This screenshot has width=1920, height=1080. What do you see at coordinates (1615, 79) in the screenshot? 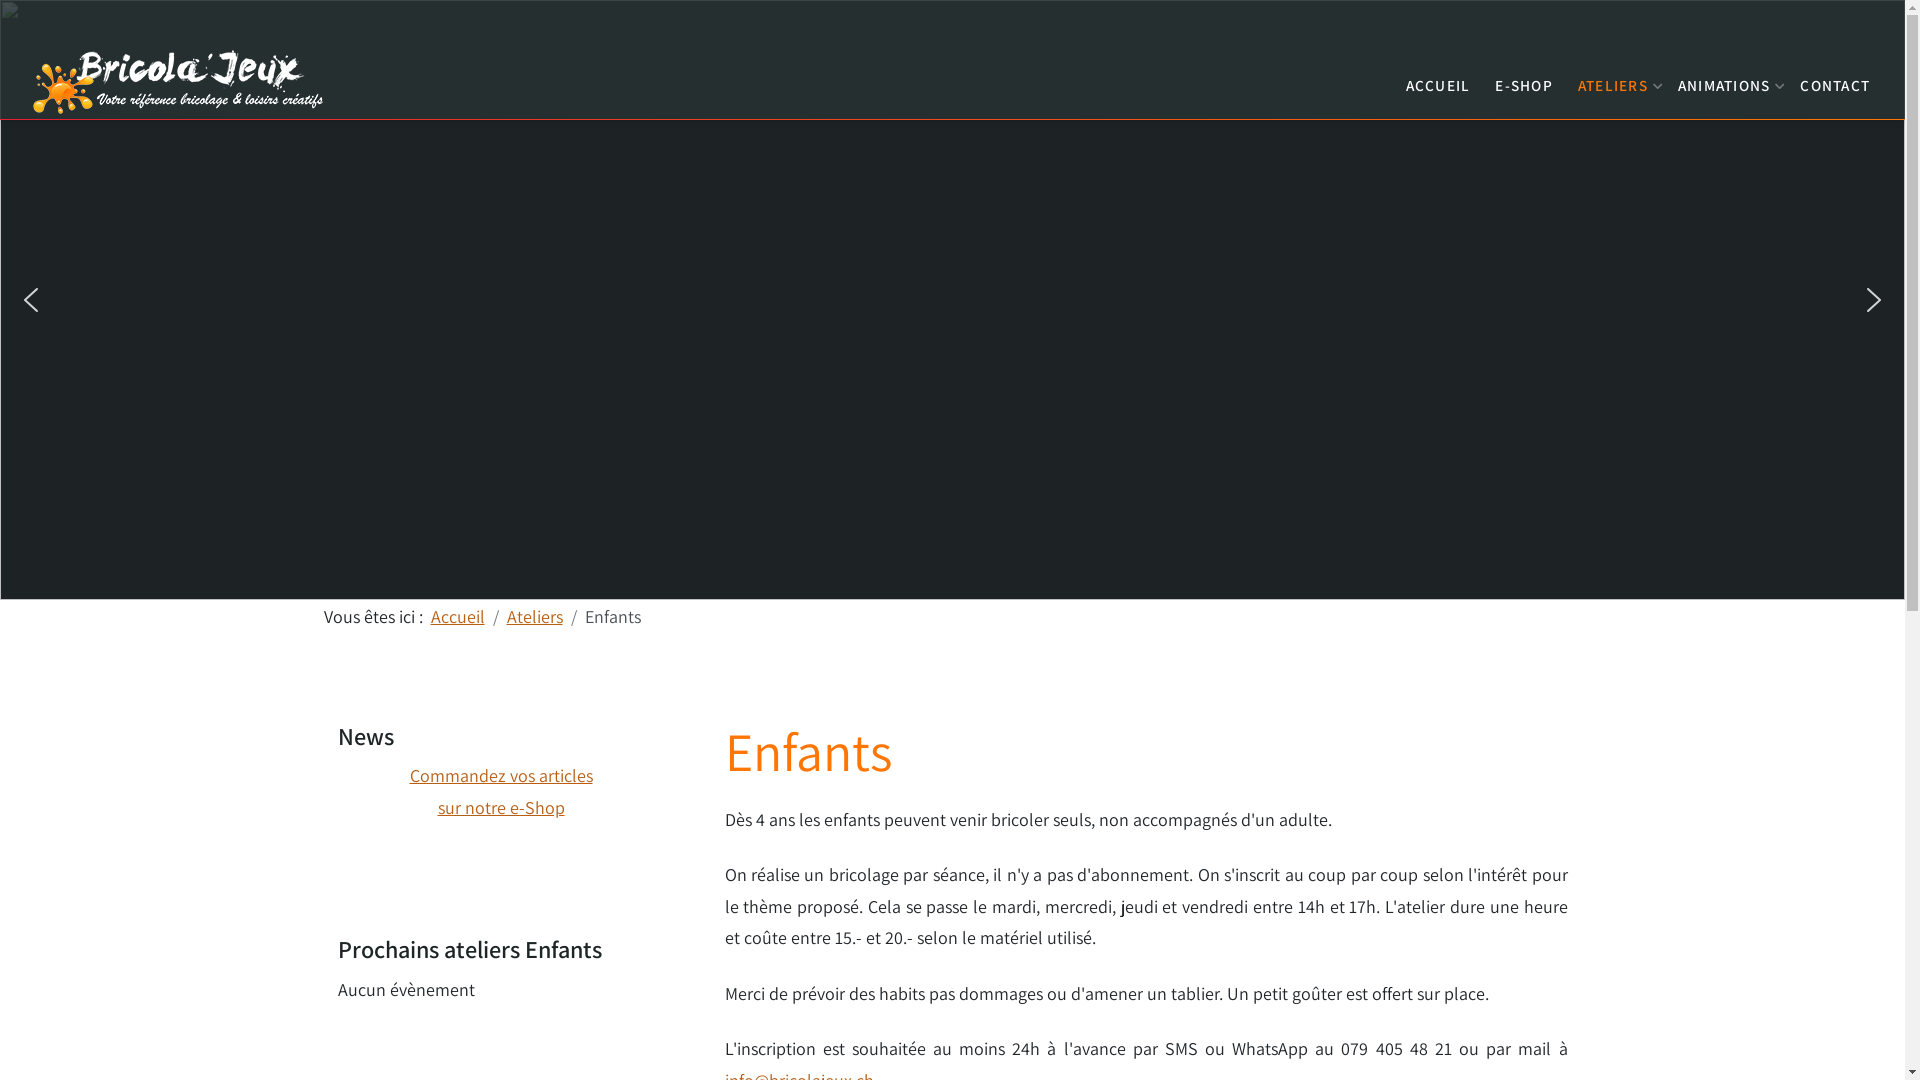
I see `'ATELIERS'` at bounding box center [1615, 79].